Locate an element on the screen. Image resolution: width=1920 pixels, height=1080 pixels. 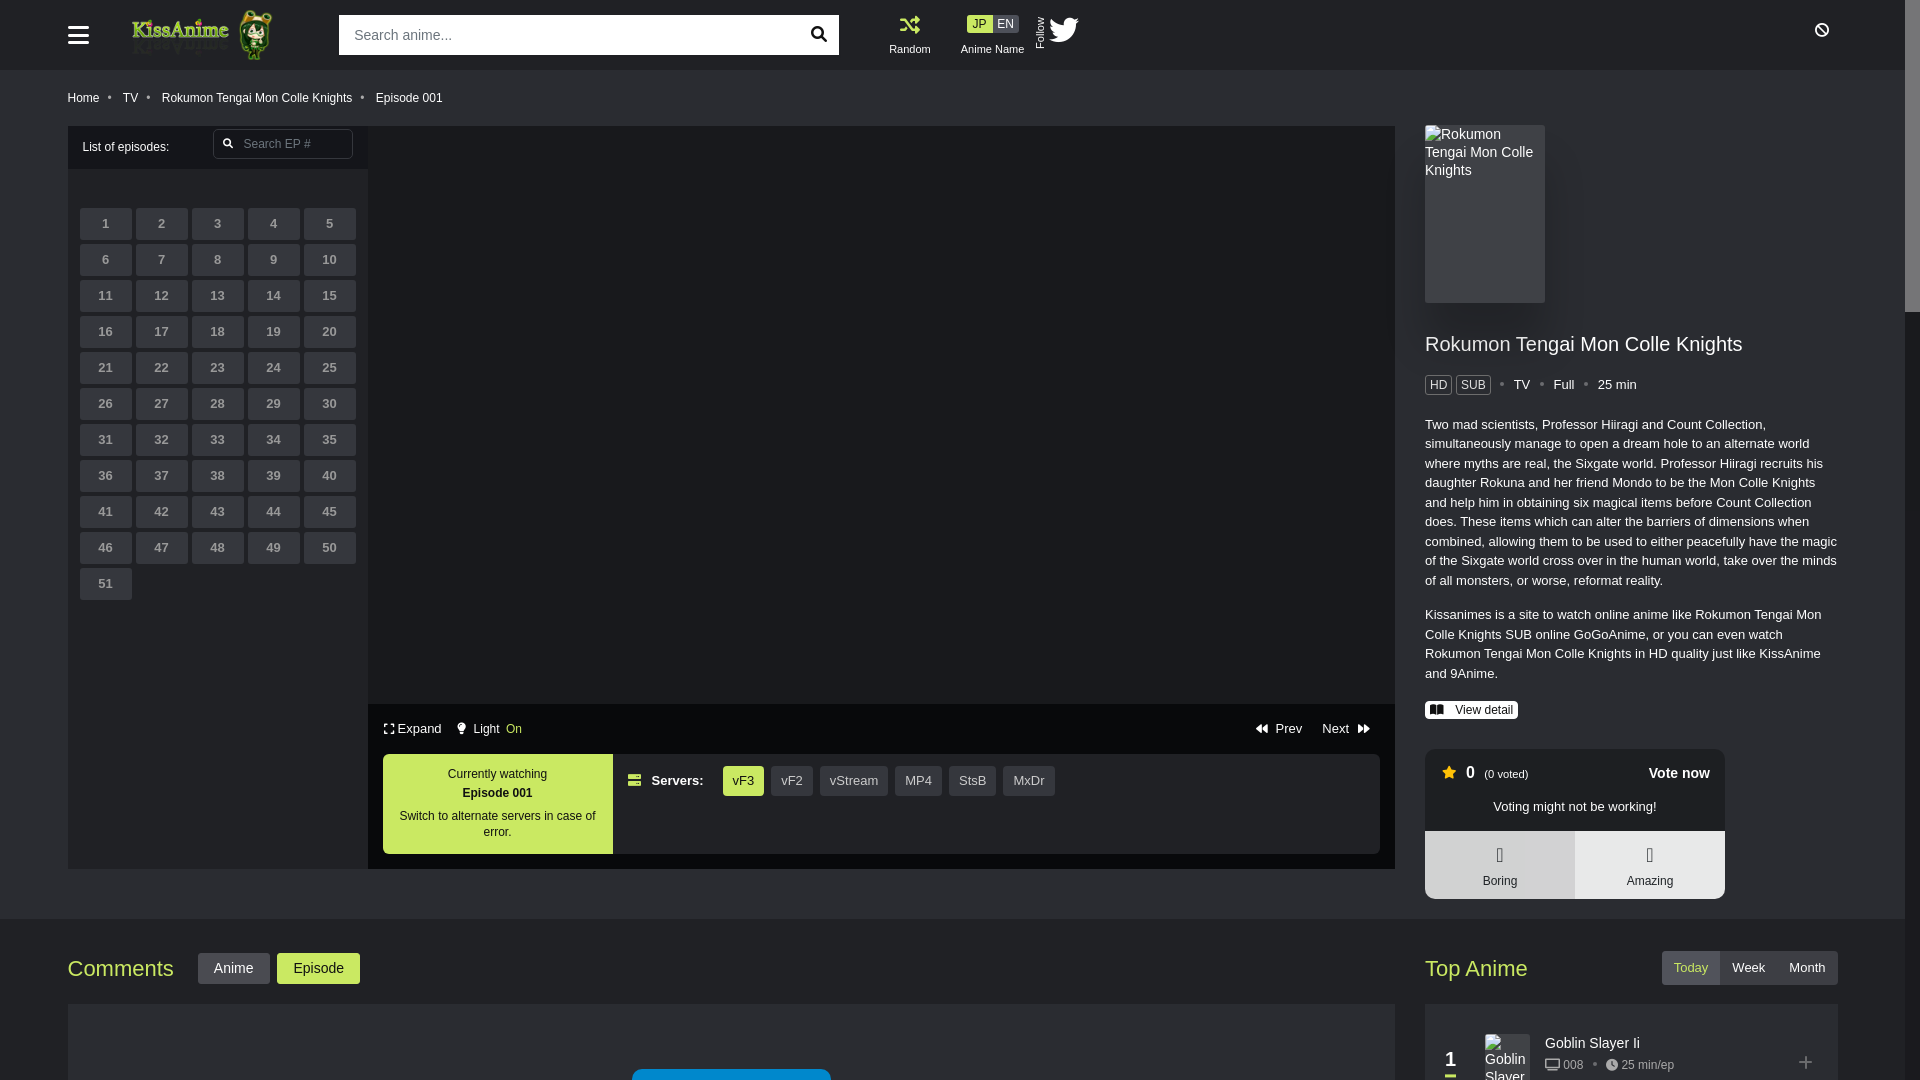
'Random' is located at coordinates (909, 34).